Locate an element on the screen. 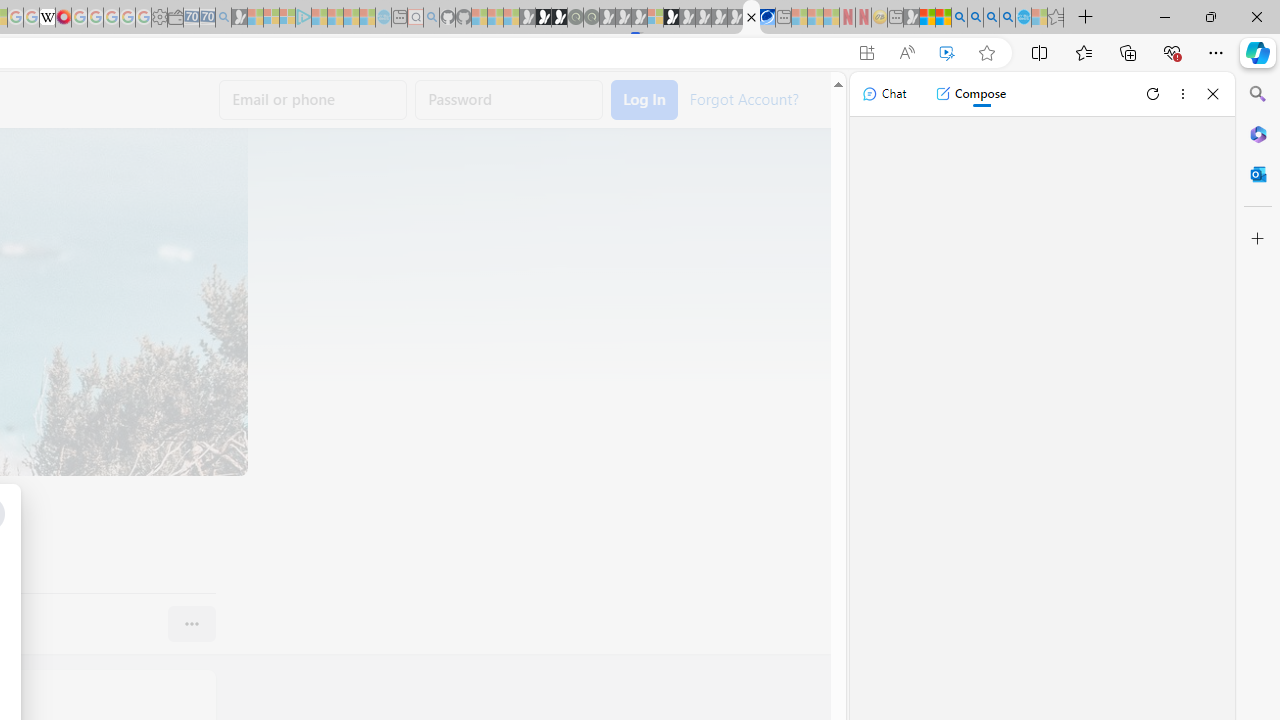 This screenshot has height=720, width=1280. 'Email or phone' is located at coordinates (312, 100).